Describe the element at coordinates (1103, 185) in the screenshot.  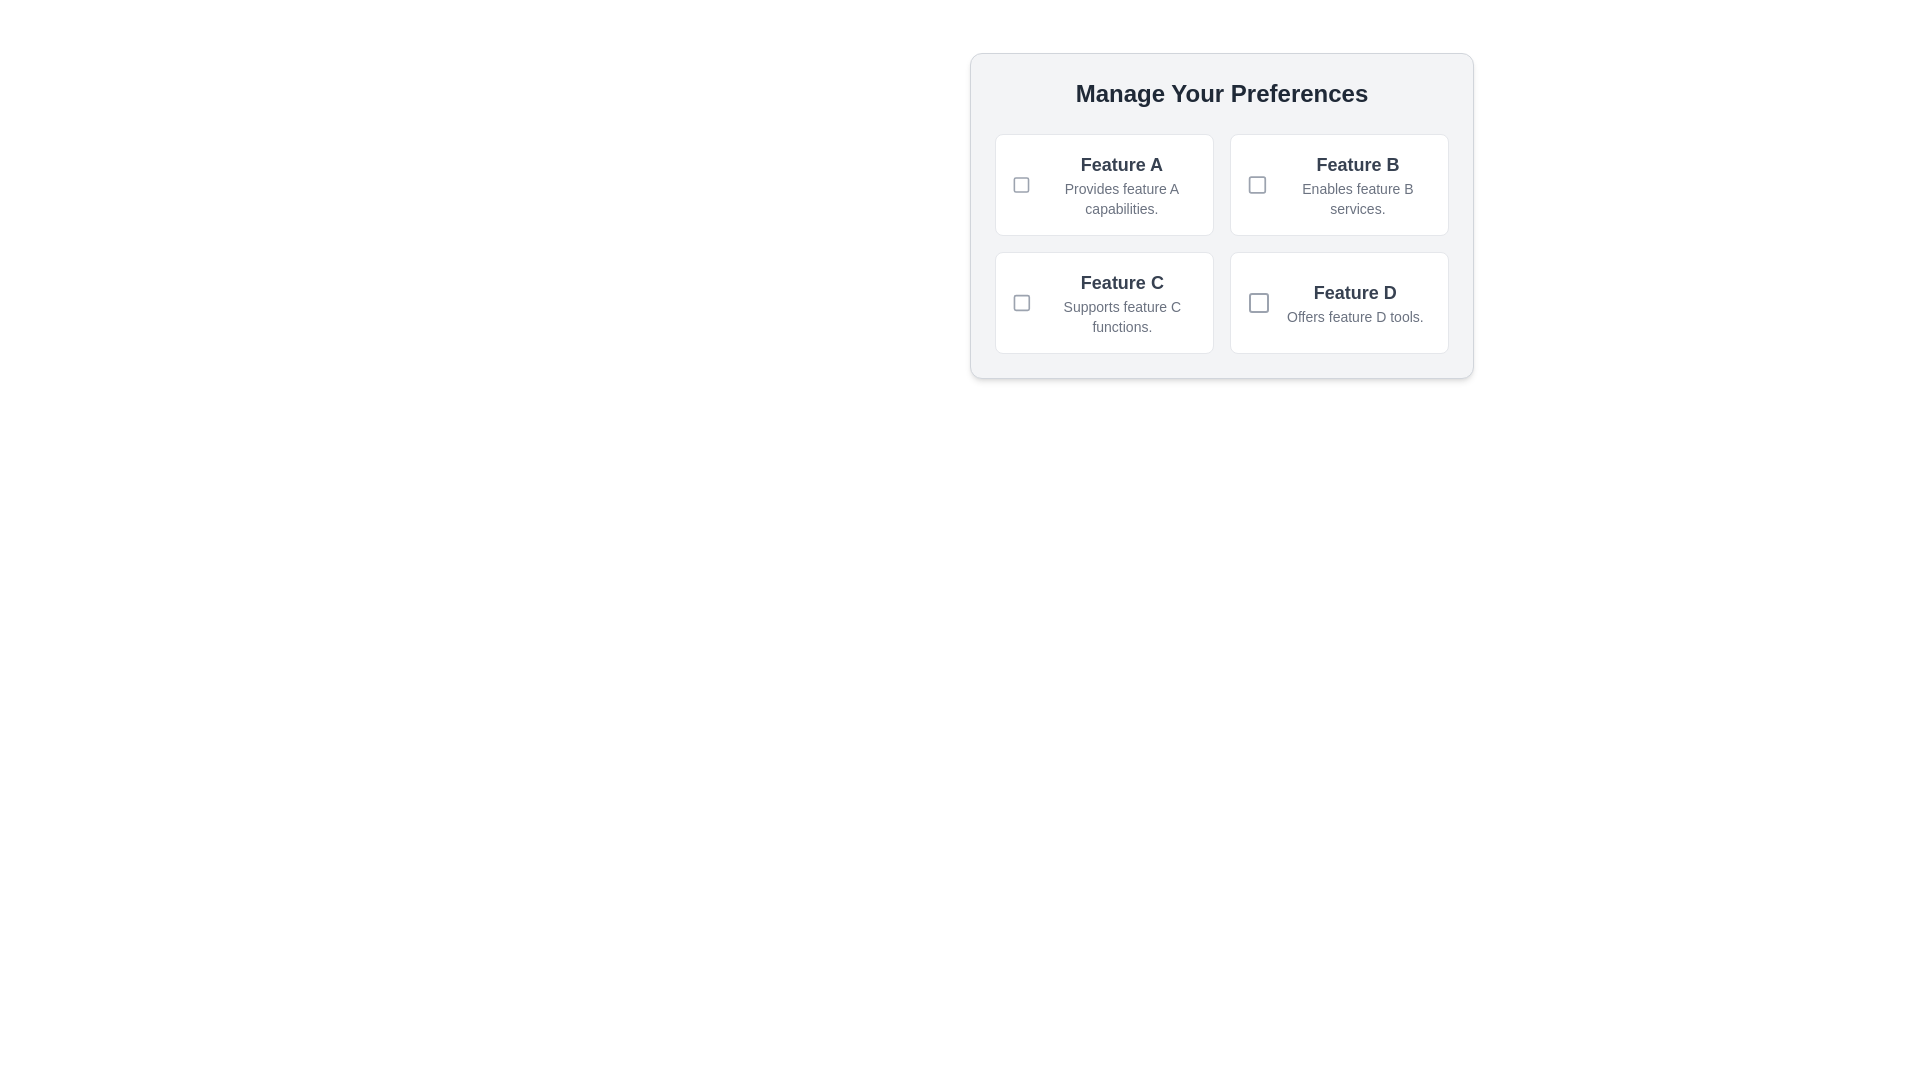
I see `the Checkbox with Label that has a bold title 'Feature A' and a subtitle 'Provides feature A capabilities.'` at that location.